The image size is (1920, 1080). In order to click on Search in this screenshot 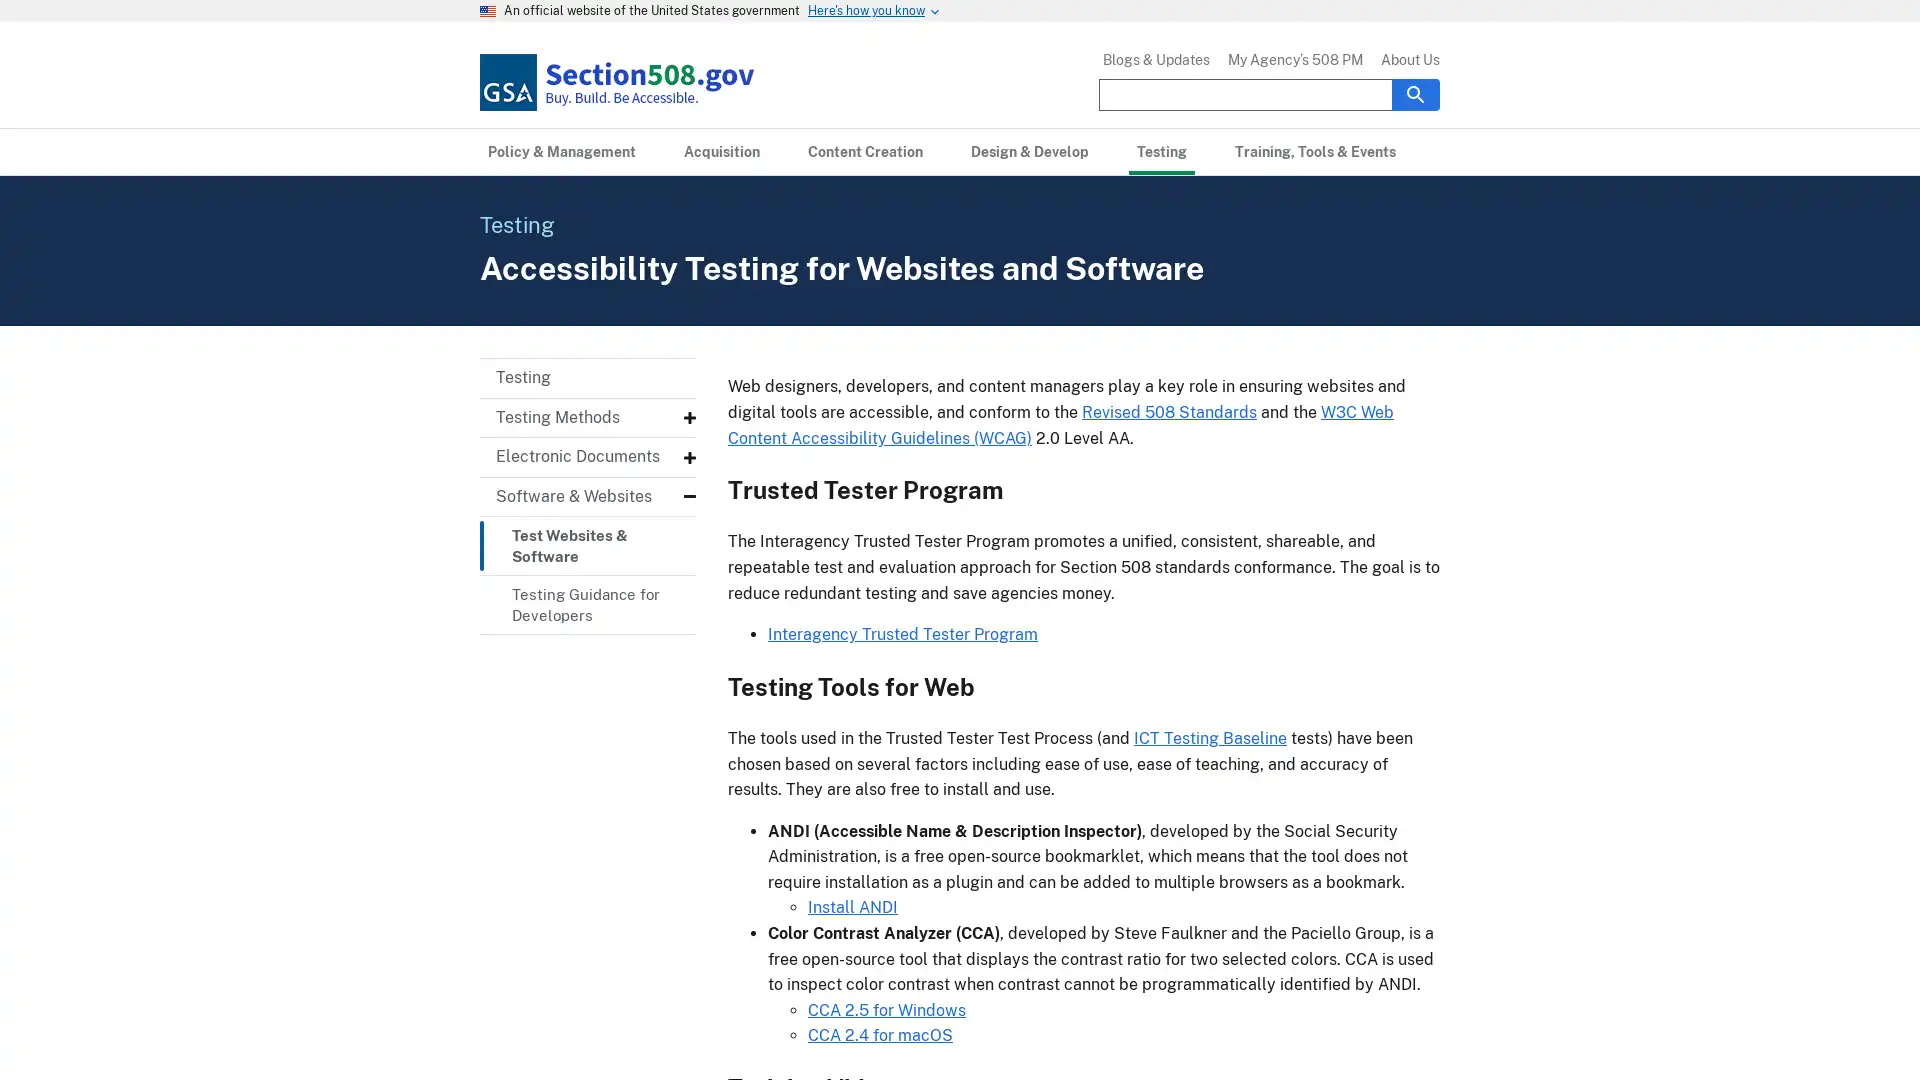, I will do `click(1415, 93)`.